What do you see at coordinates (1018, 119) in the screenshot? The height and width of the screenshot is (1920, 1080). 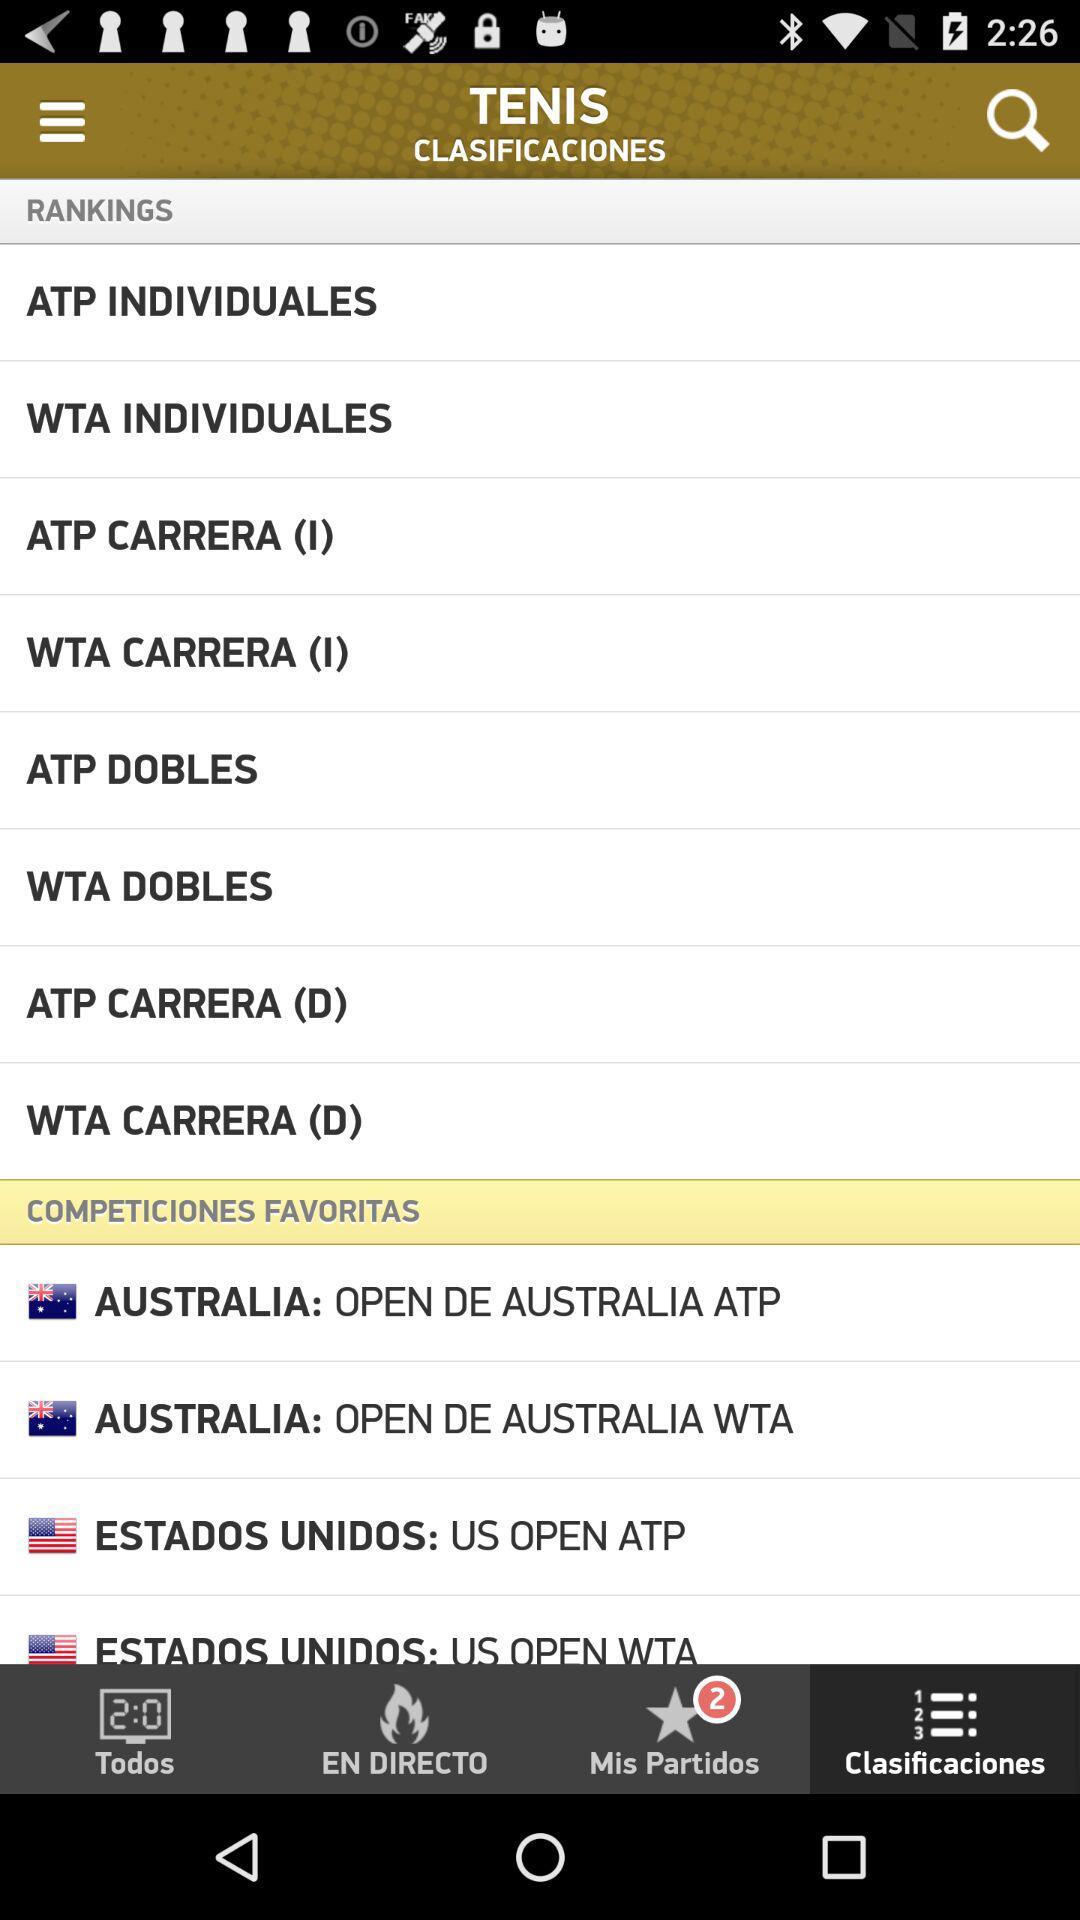 I see `icon at the top right corner` at bounding box center [1018, 119].